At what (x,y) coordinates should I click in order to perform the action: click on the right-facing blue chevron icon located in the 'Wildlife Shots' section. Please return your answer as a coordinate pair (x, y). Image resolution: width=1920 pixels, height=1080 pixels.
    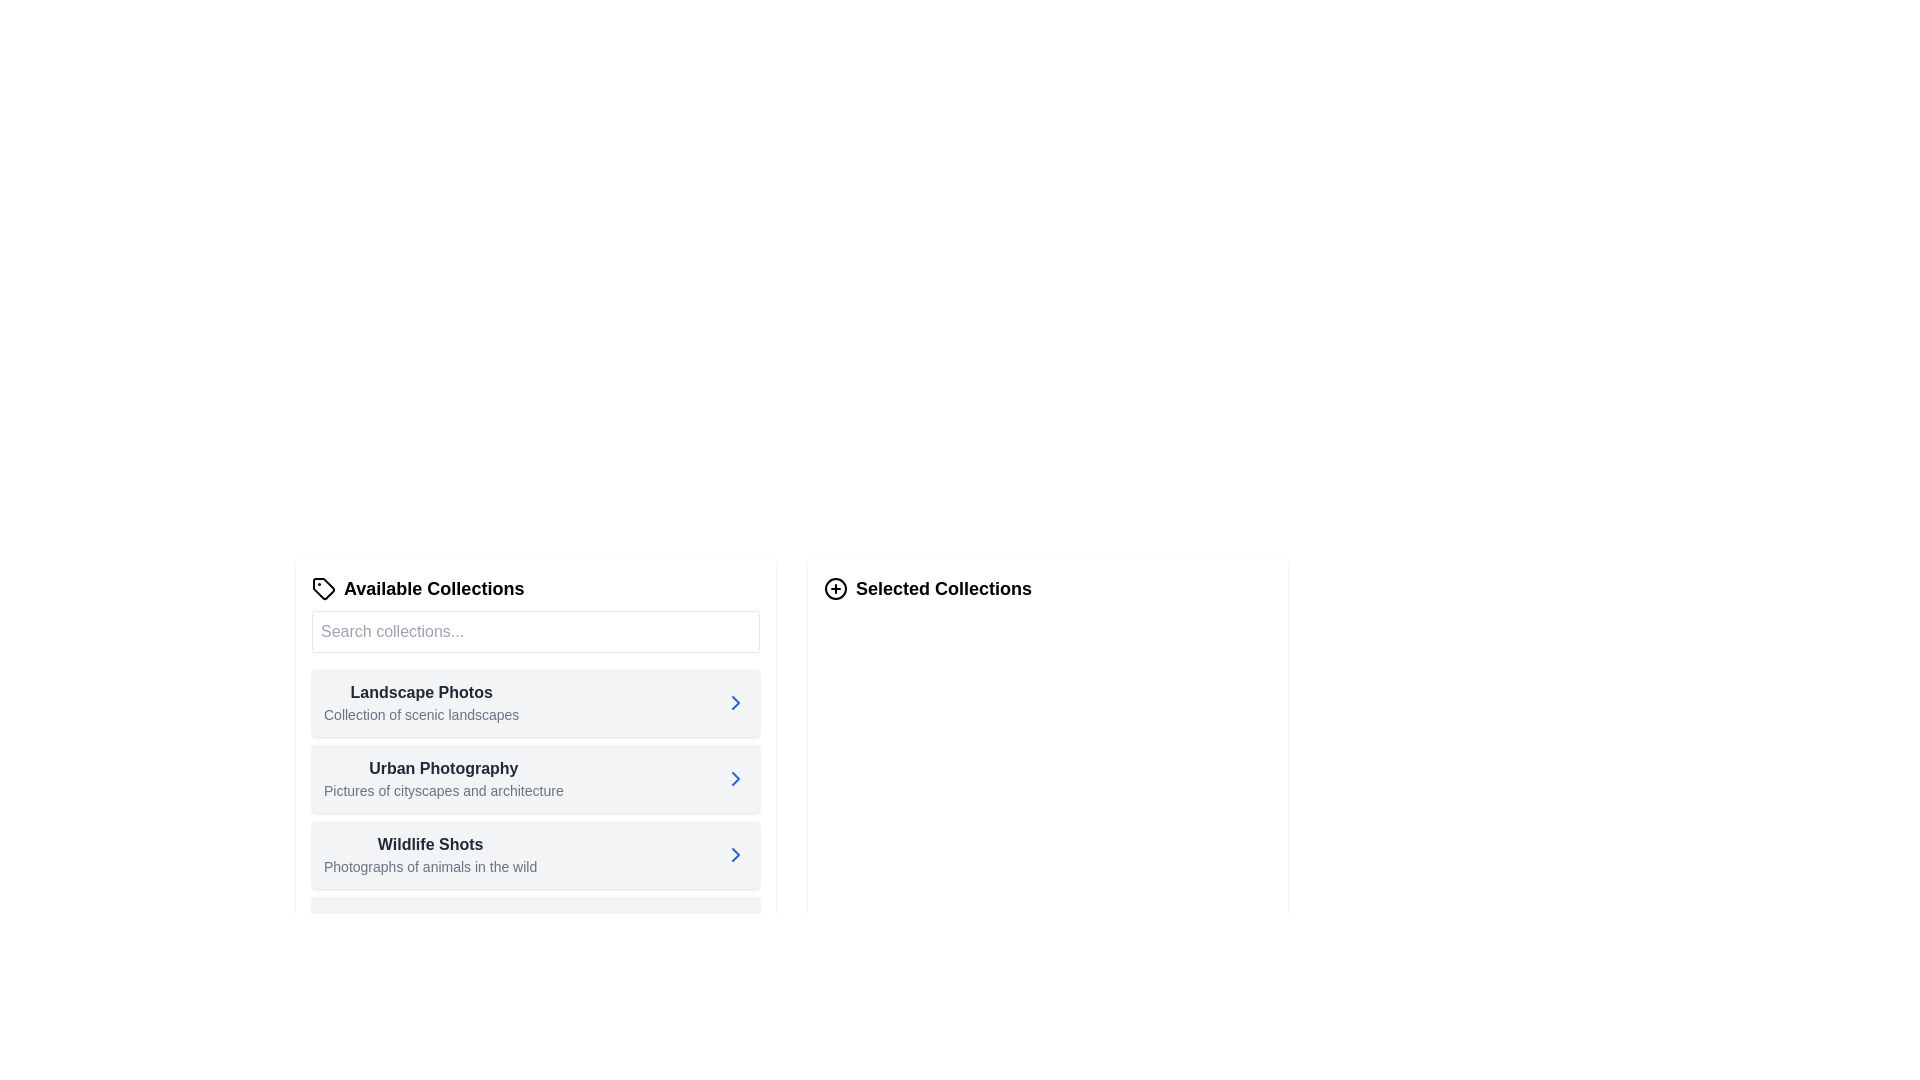
    Looking at the image, I should click on (734, 855).